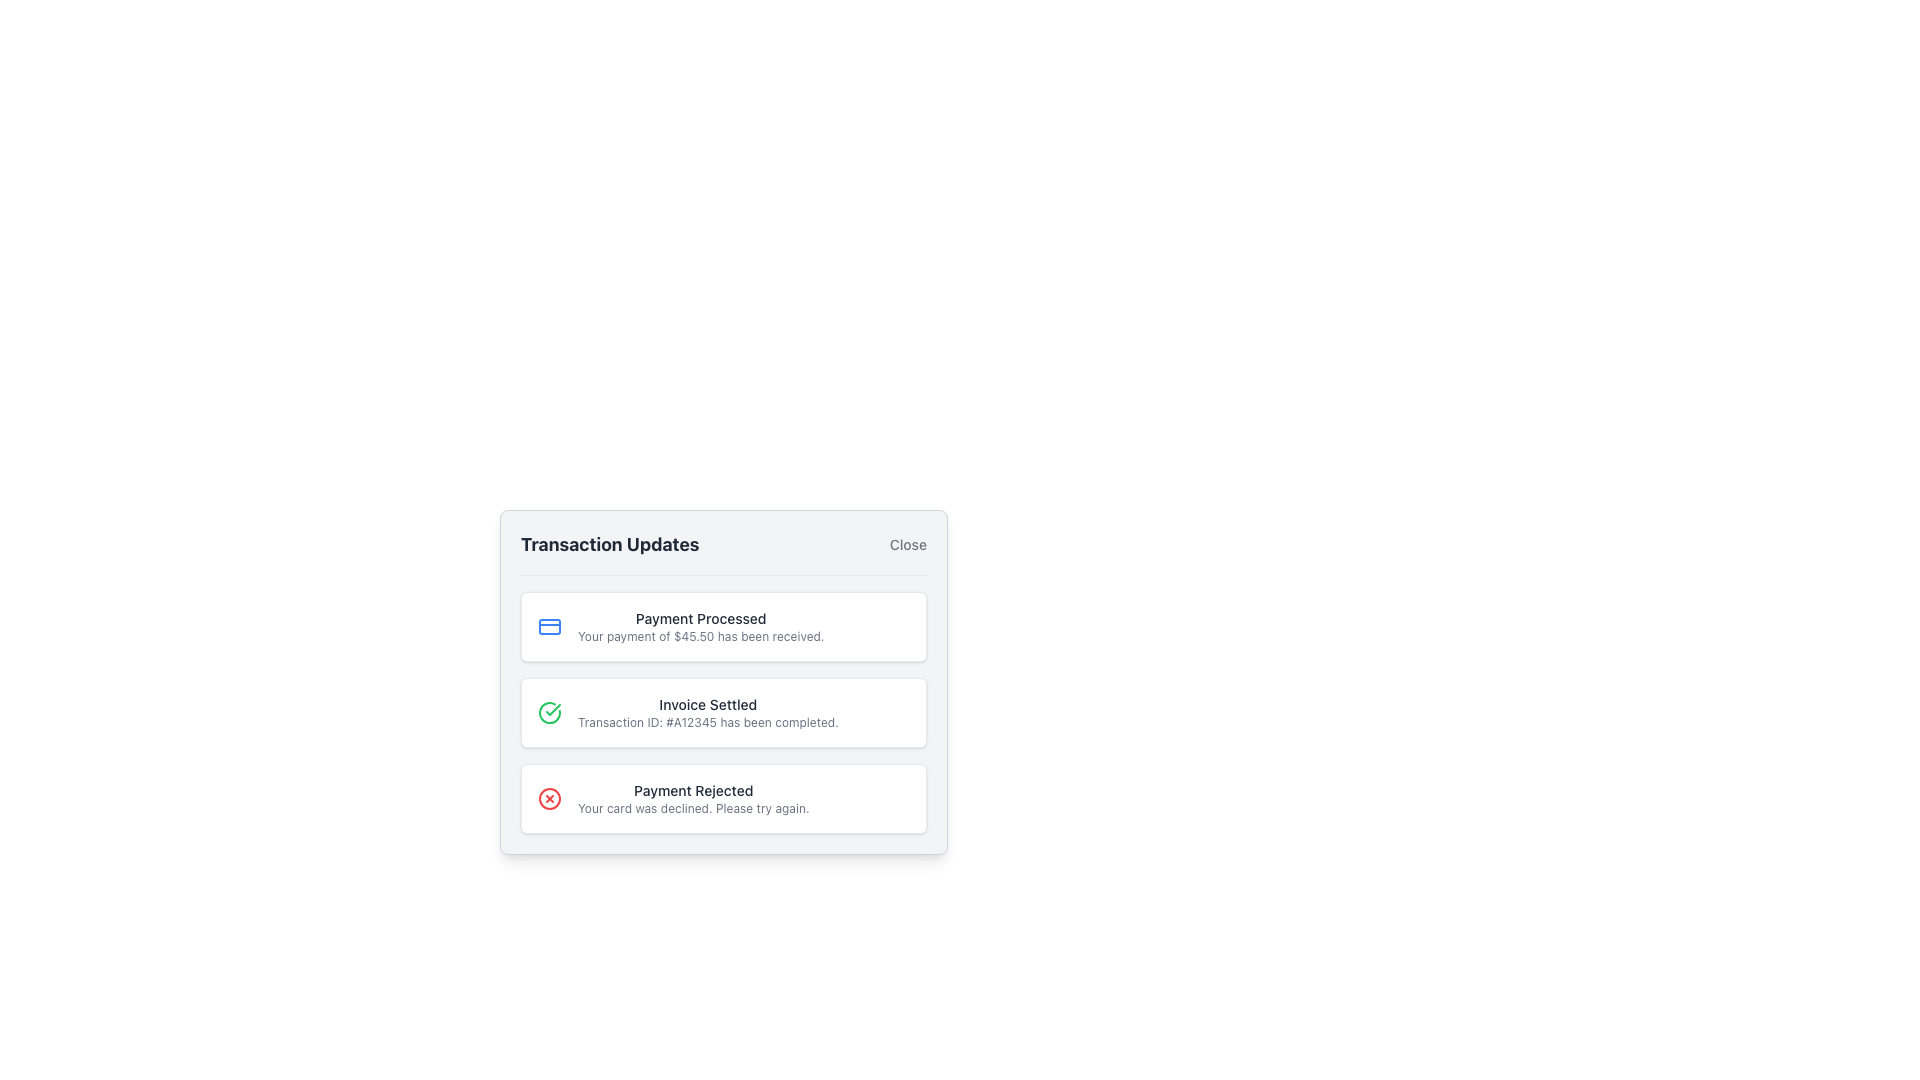 The image size is (1920, 1080). Describe the element at coordinates (708, 712) in the screenshot. I see `the static text component within the notification card that informs the user about a successfully completed transaction` at that location.